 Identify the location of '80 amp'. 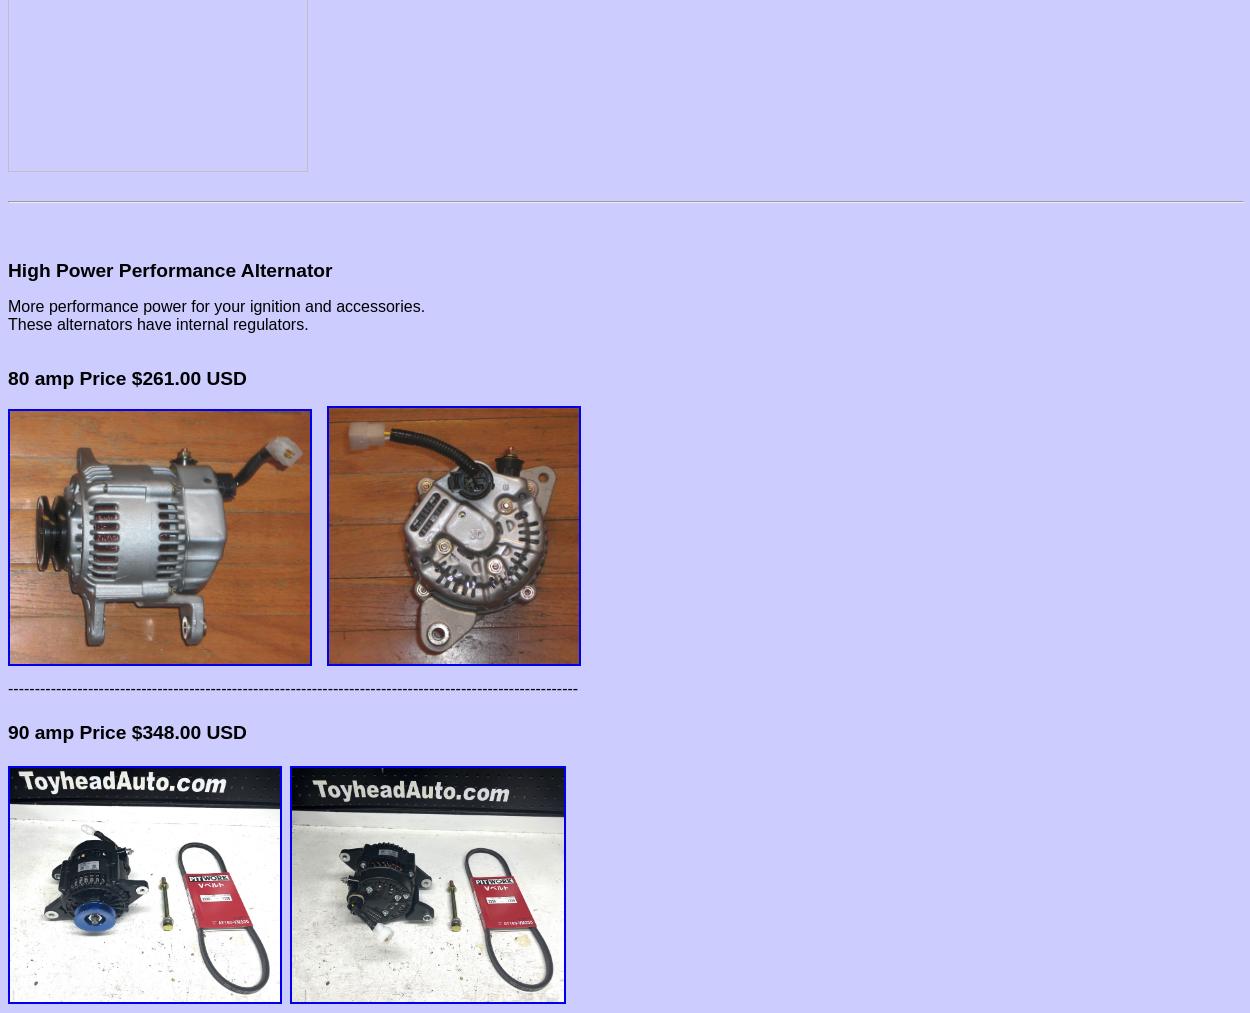
(41, 377).